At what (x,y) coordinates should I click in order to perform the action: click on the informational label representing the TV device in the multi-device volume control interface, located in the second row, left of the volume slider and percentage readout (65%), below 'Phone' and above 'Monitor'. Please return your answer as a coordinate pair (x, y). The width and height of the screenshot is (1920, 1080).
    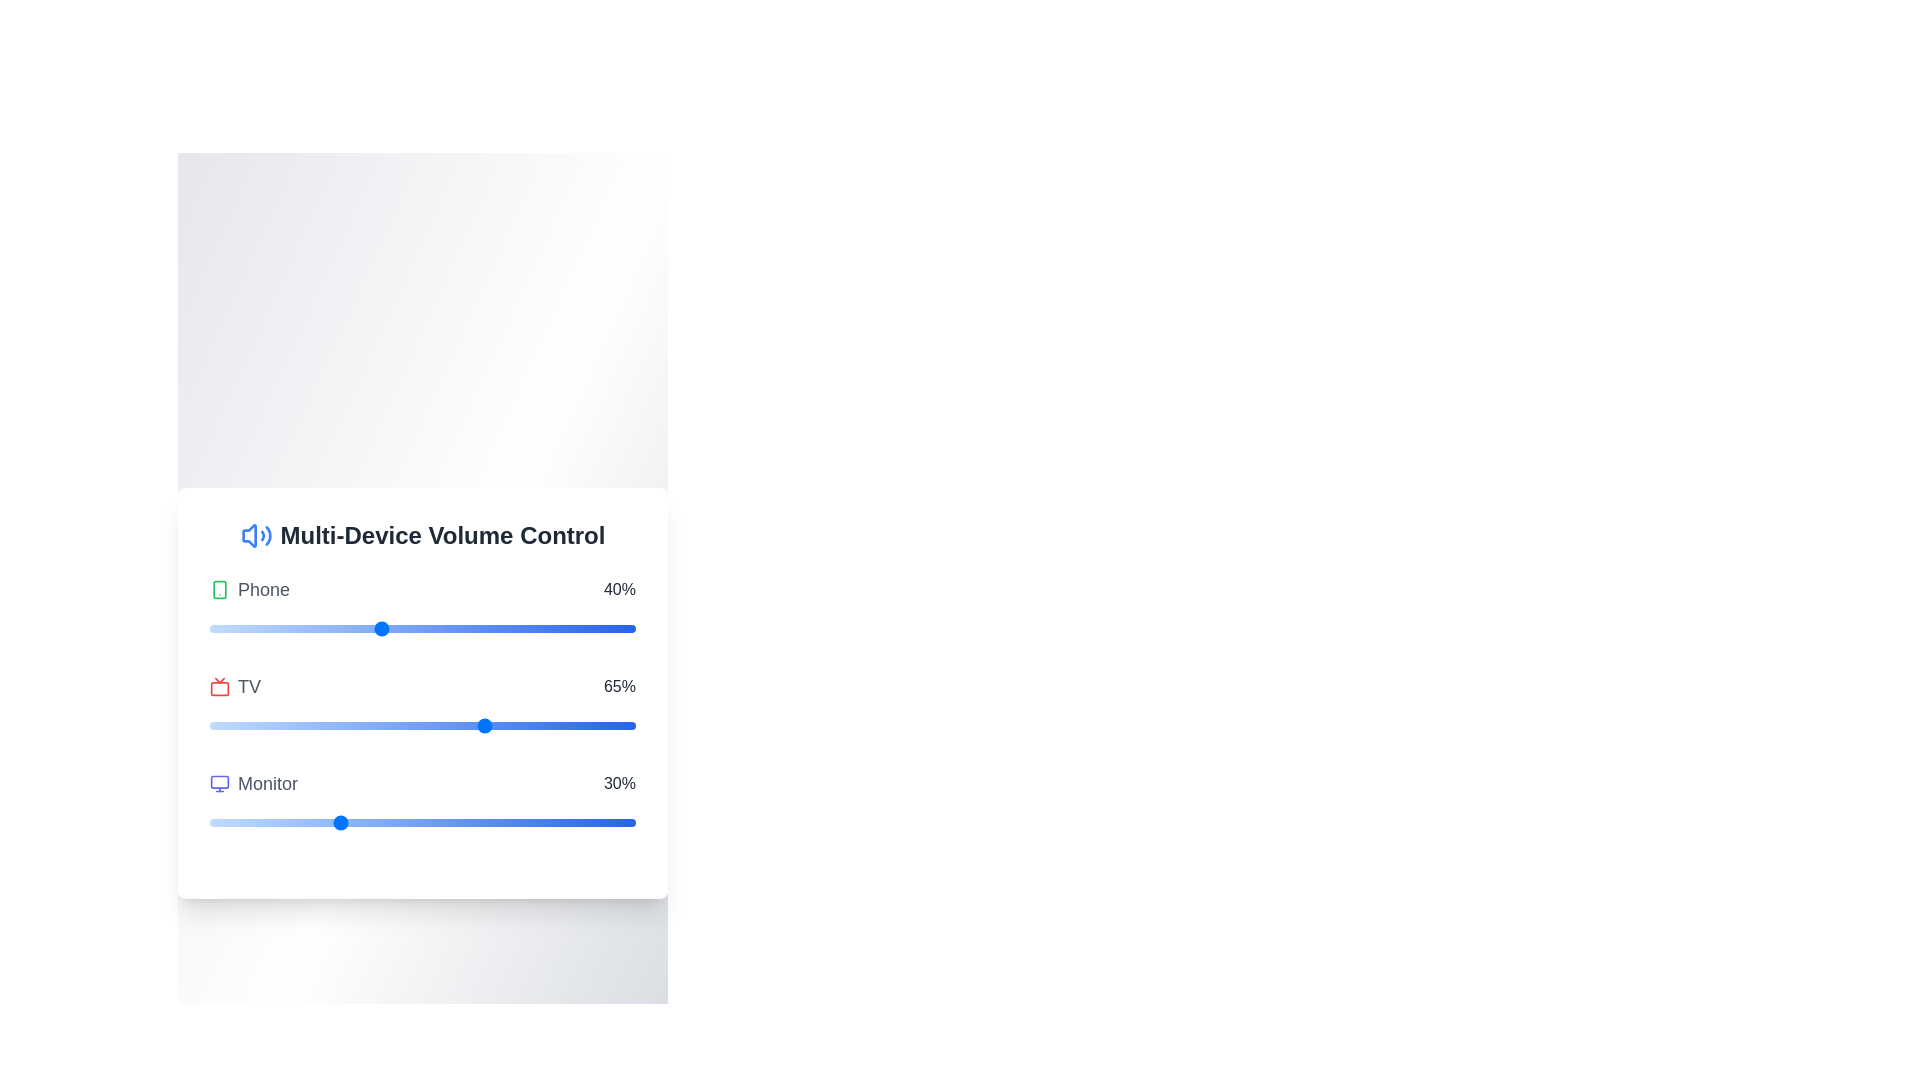
    Looking at the image, I should click on (235, 685).